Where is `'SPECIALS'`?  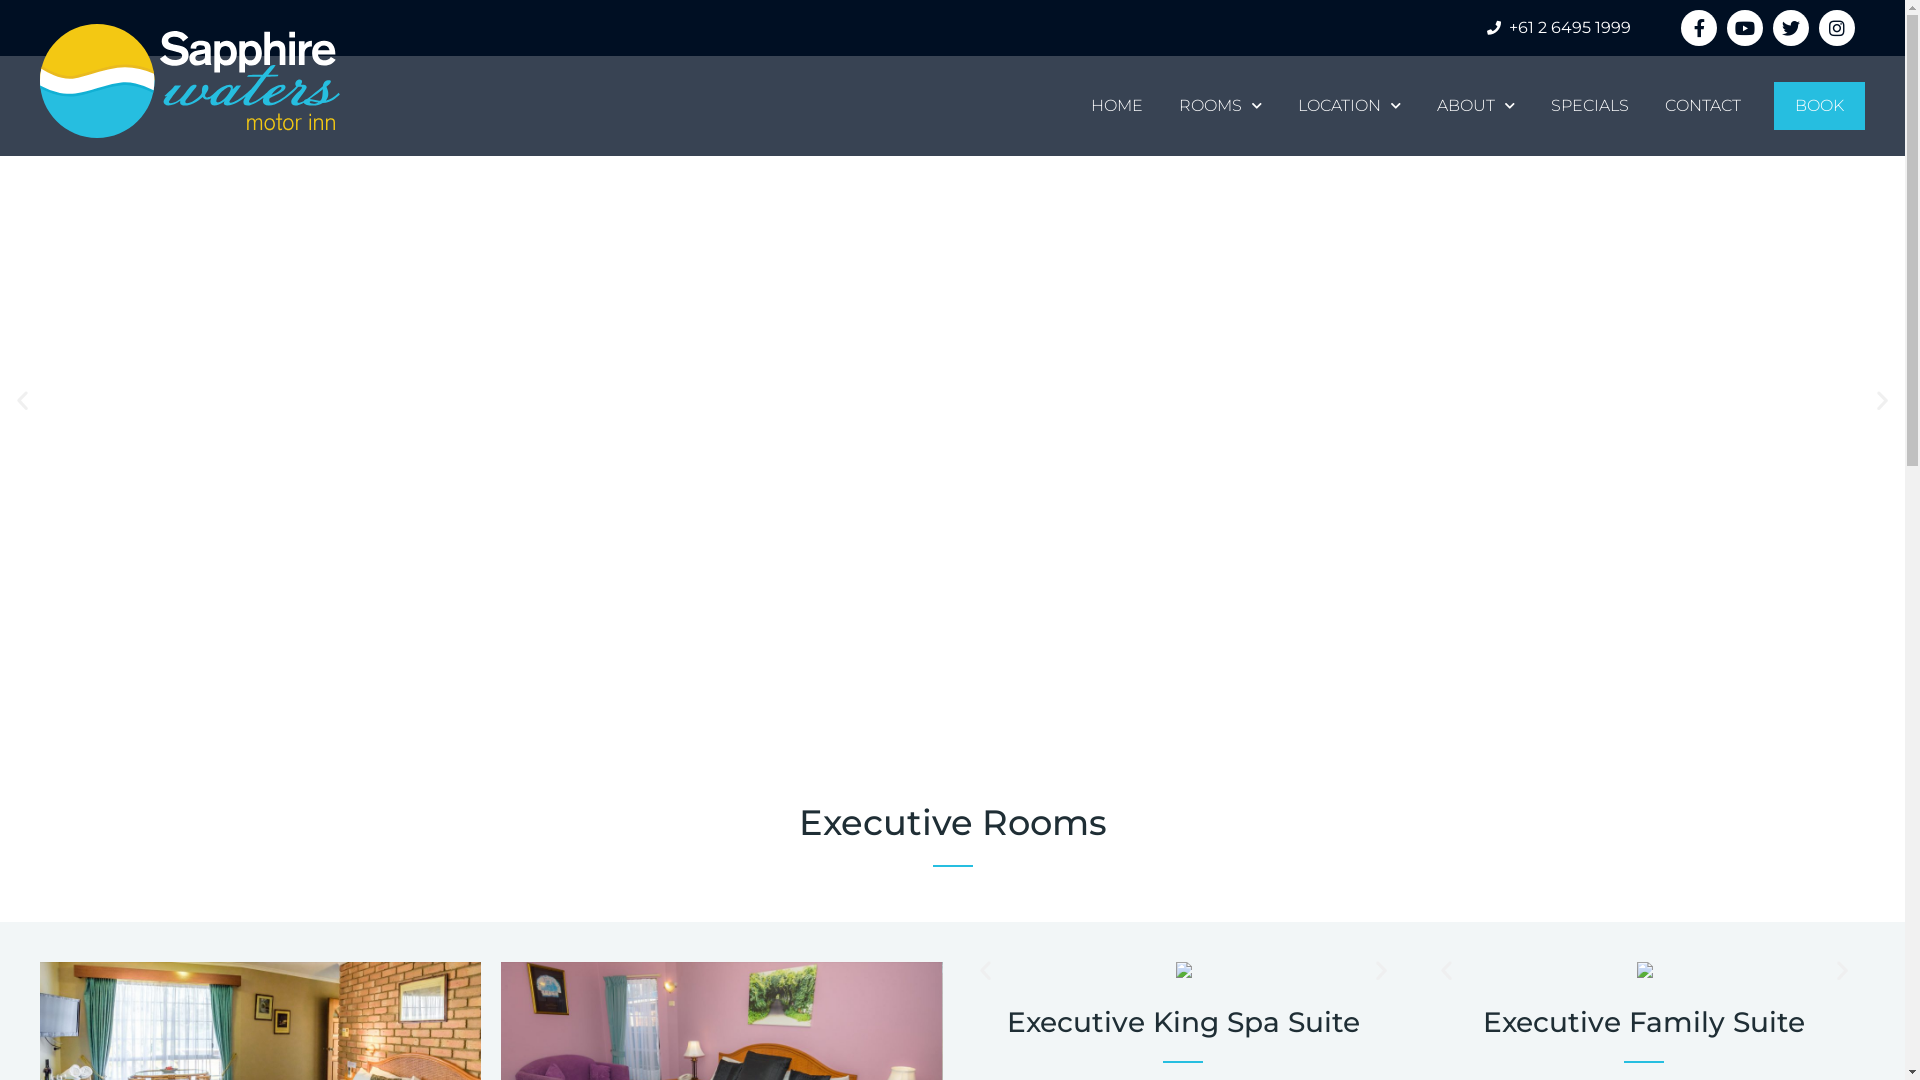
'SPECIALS' is located at coordinates (1588, 105).